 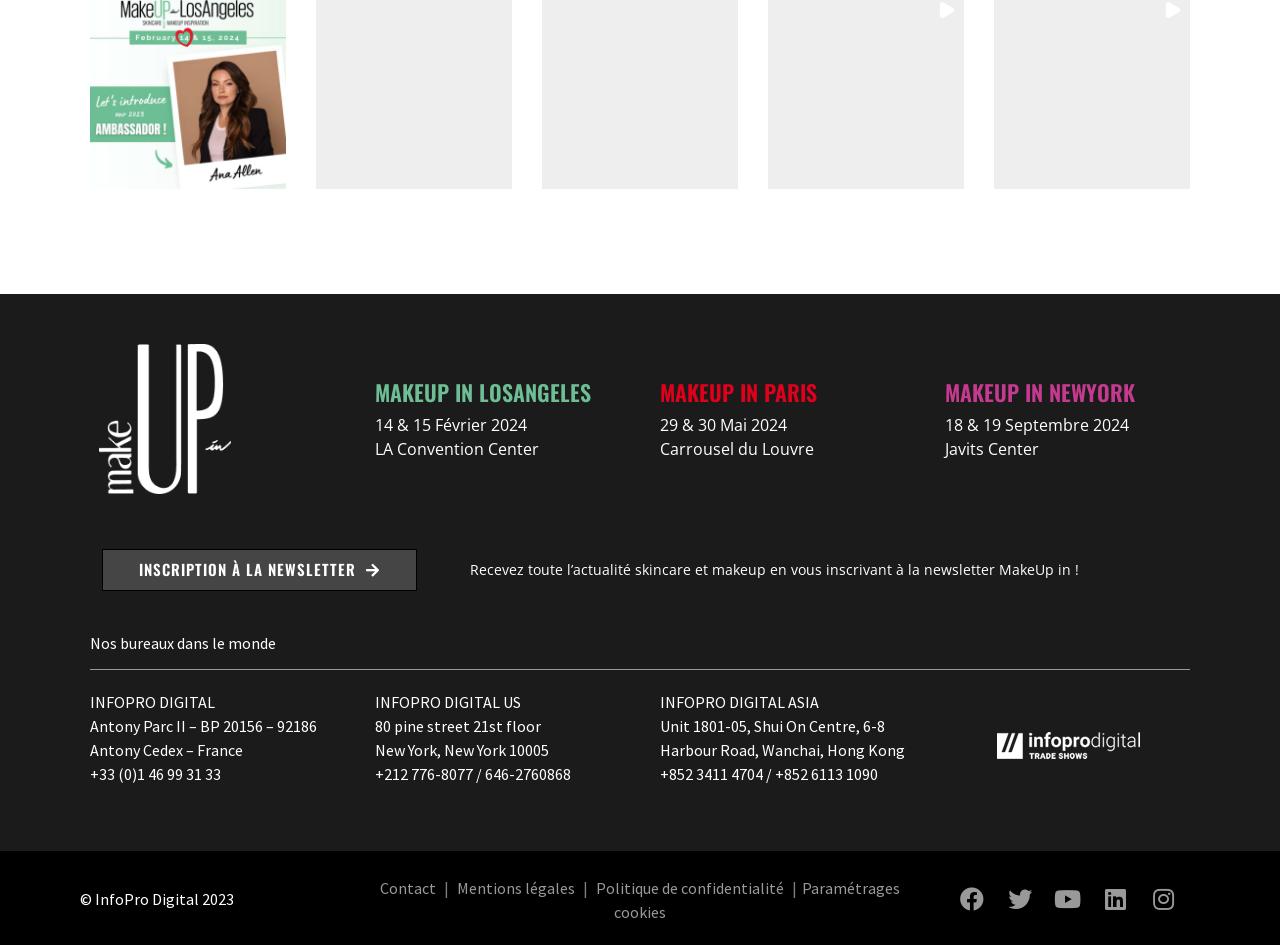 I want to click on 'New York, New York 10005', so click(x=460, y=749).